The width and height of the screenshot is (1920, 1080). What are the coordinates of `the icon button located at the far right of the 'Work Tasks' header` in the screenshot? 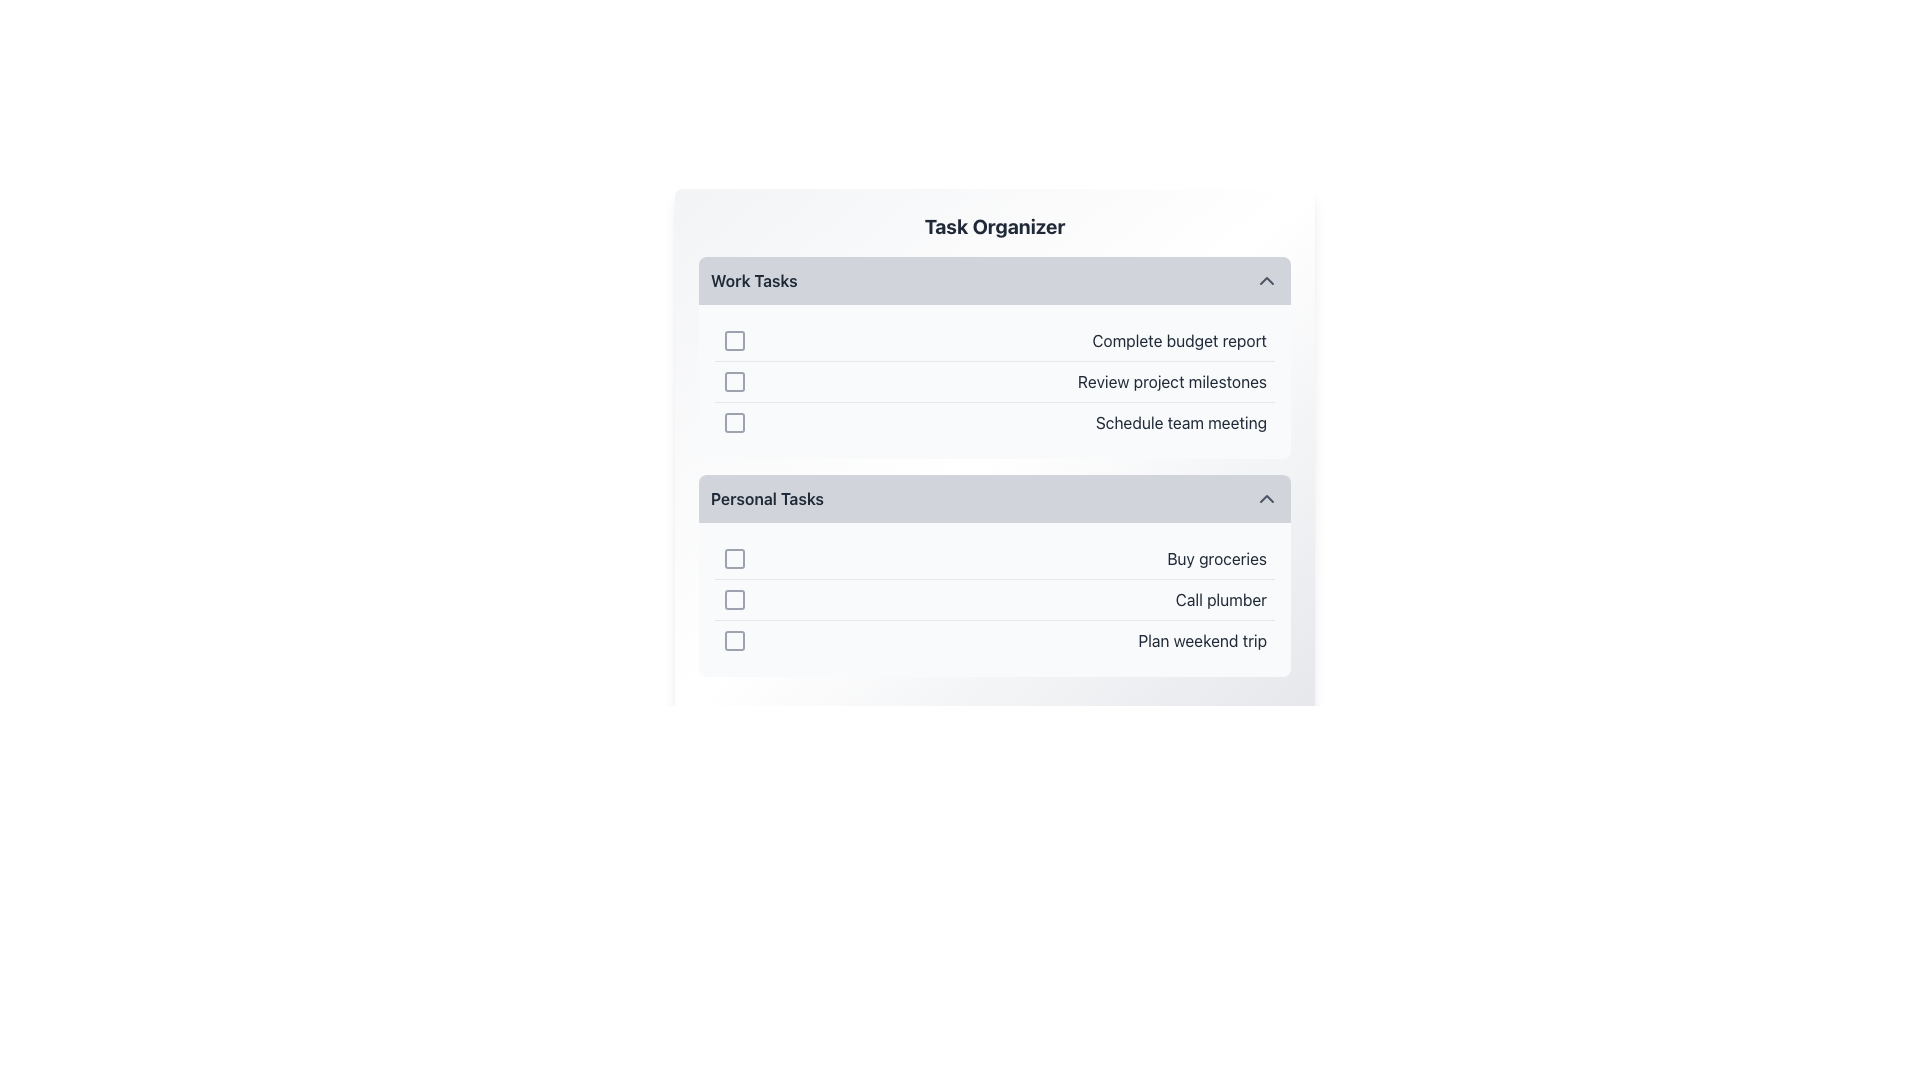 It's located at (1266, 281).